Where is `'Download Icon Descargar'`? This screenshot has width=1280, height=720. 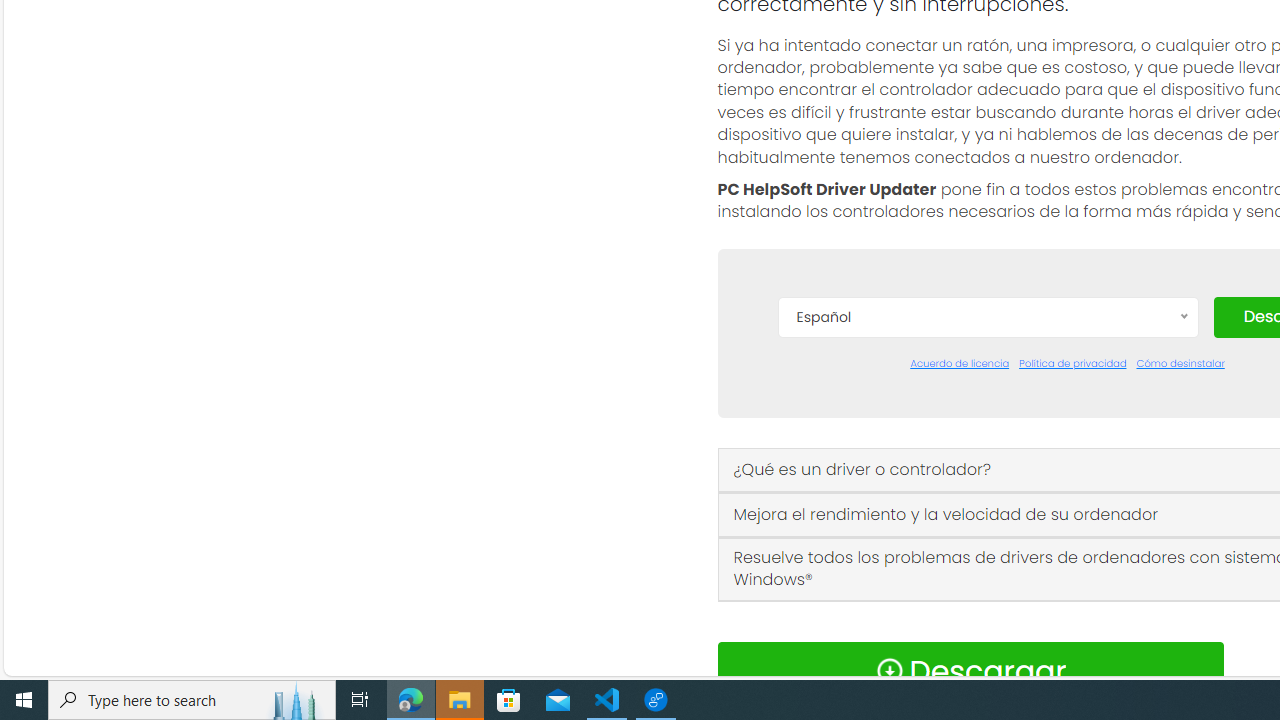
'Download Icon Descargar' is located at coordinates (970, 671).